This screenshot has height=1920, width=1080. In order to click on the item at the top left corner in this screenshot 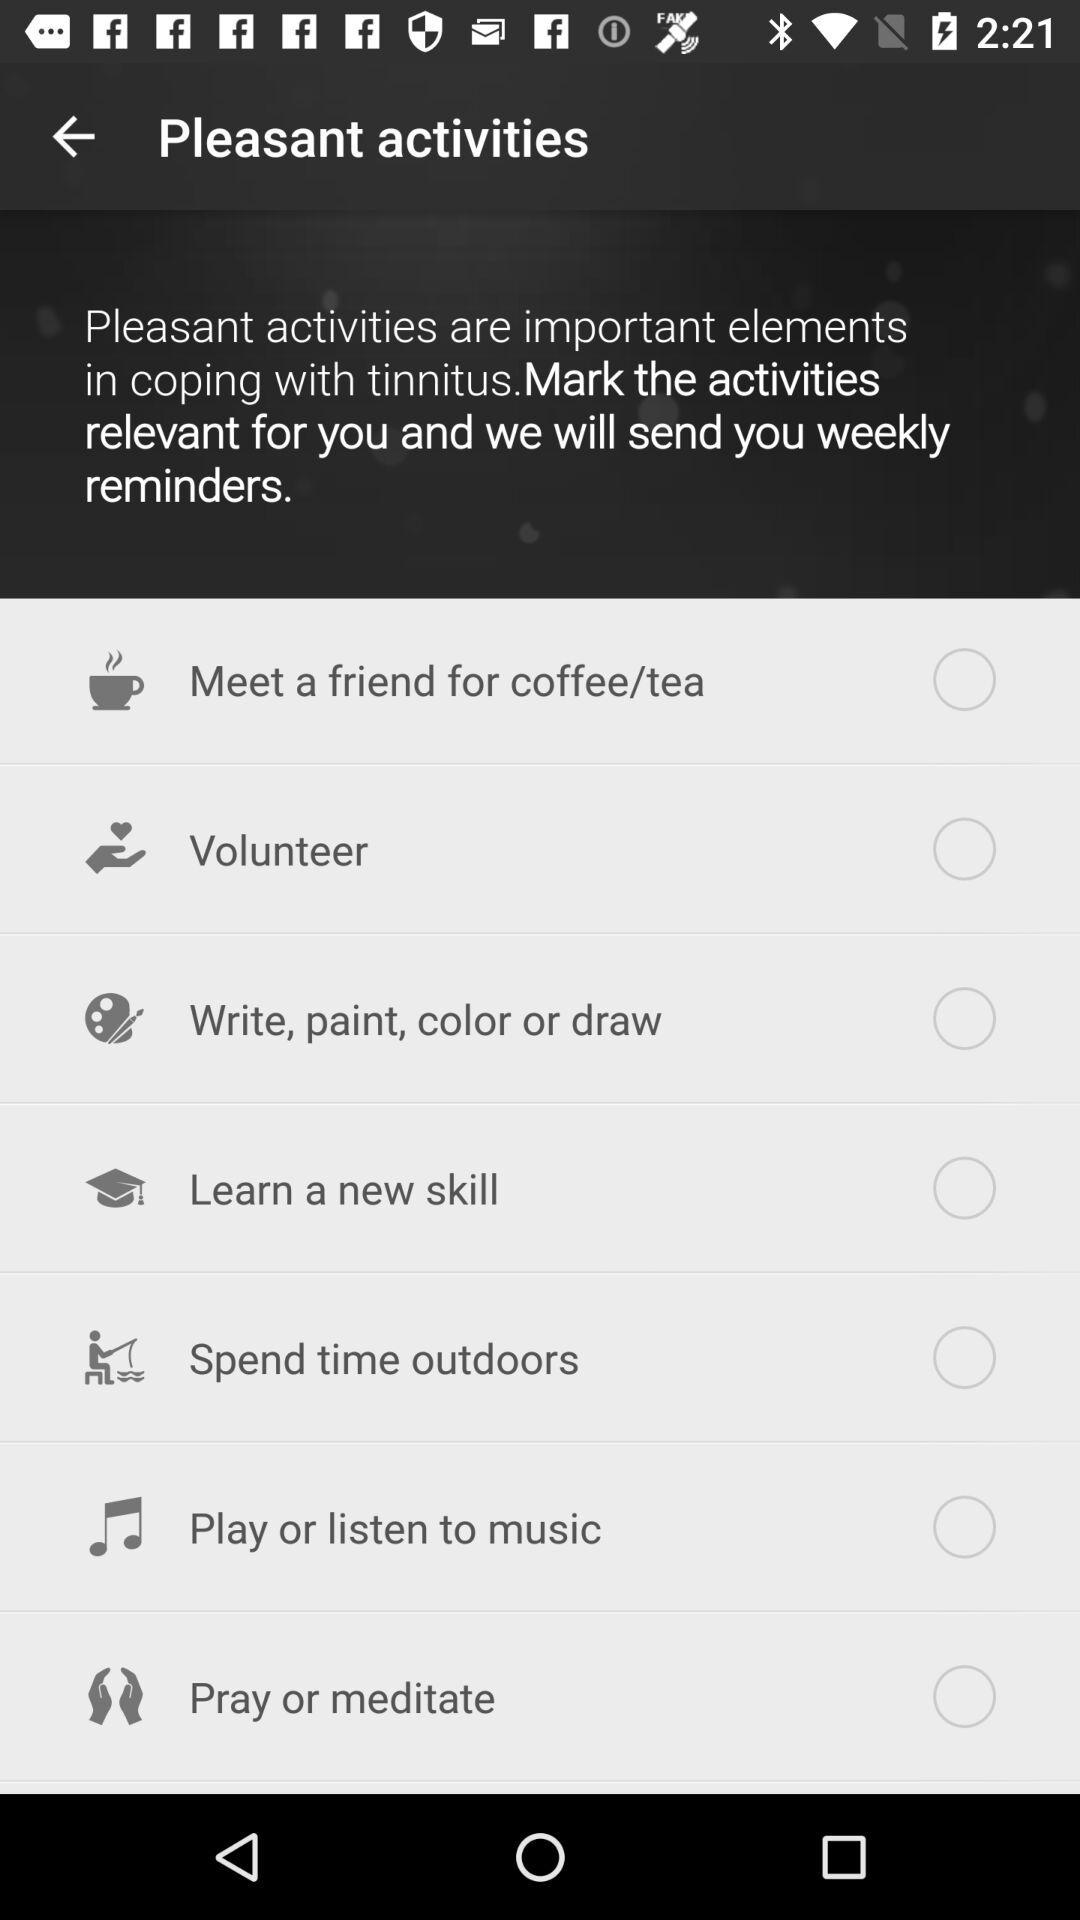, I will do `click(72, 135)`.